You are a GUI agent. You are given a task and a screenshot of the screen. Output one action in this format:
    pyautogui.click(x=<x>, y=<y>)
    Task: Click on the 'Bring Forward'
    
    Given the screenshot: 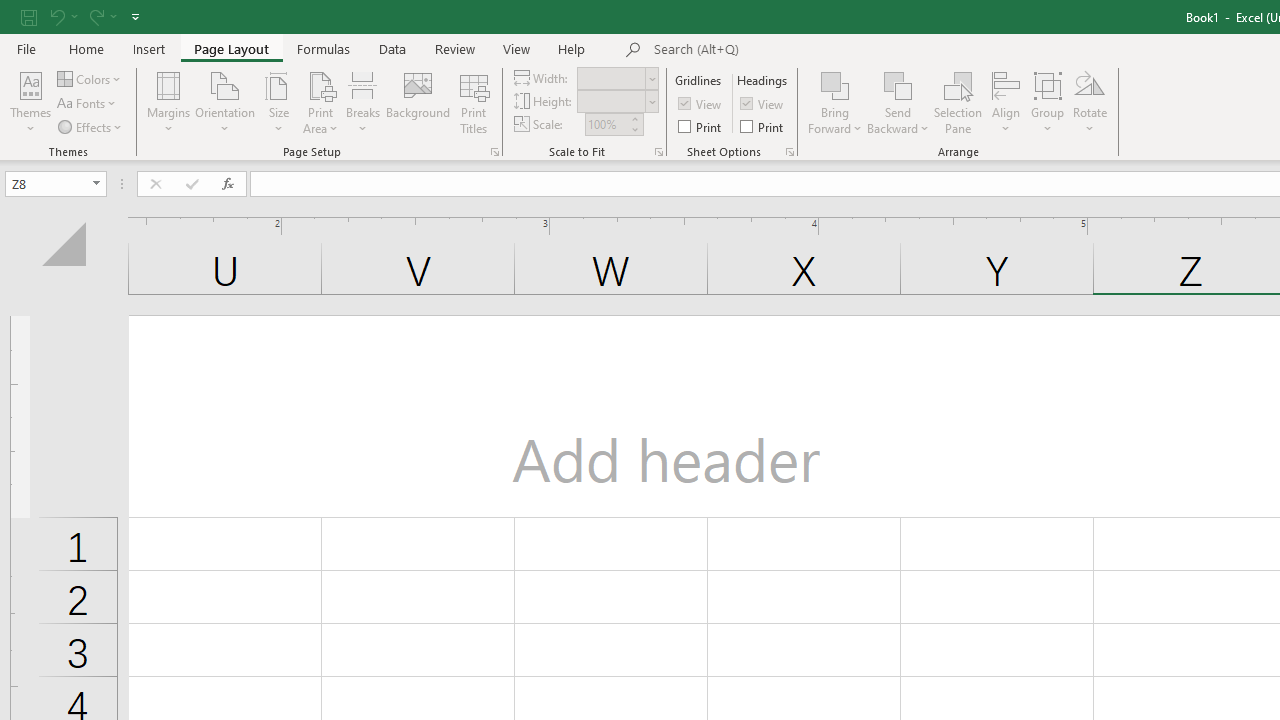 What is the action you would take?
    pyautogui.click(x=835, y=84)
    